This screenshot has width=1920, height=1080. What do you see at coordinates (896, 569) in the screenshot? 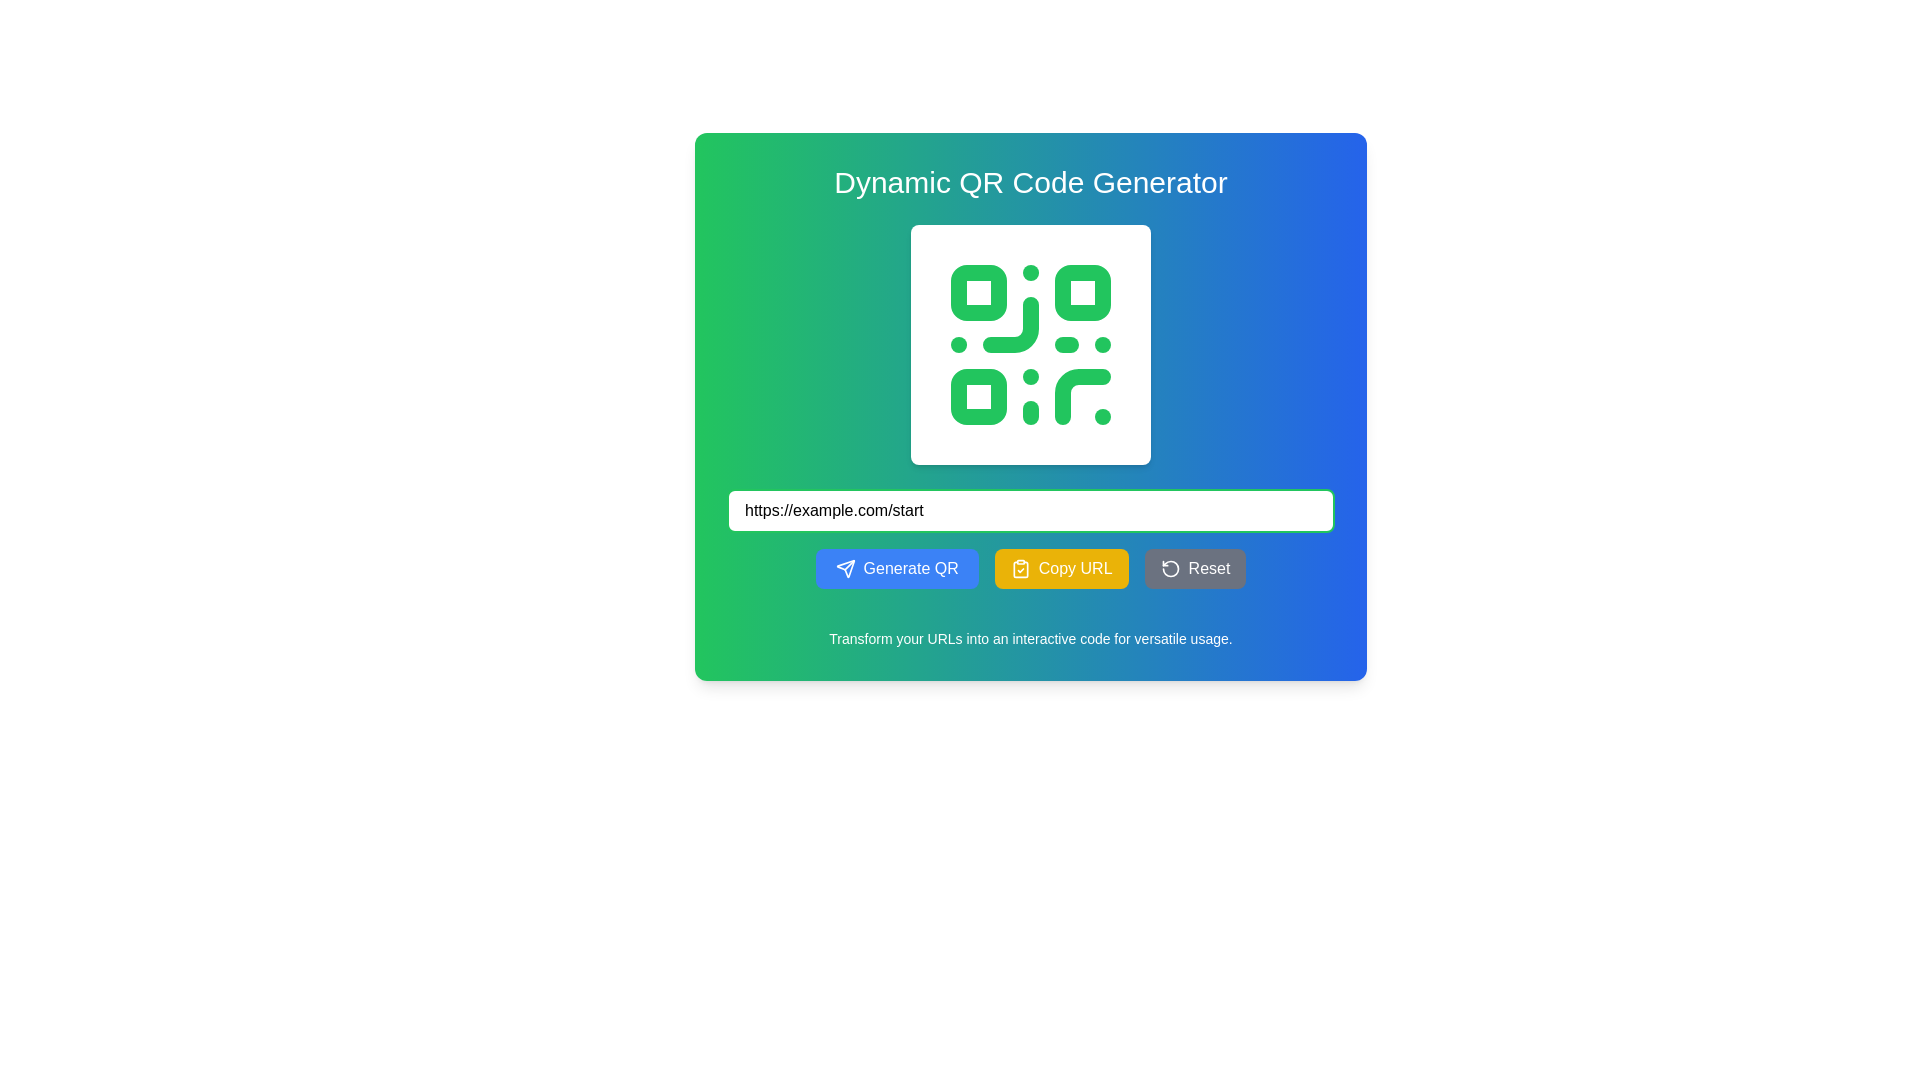
I see `the 'Generate QR' button, which is a rectangular button with a blue background and white text, located centrally on the page below a text input field` at bounding box center [896, 569].